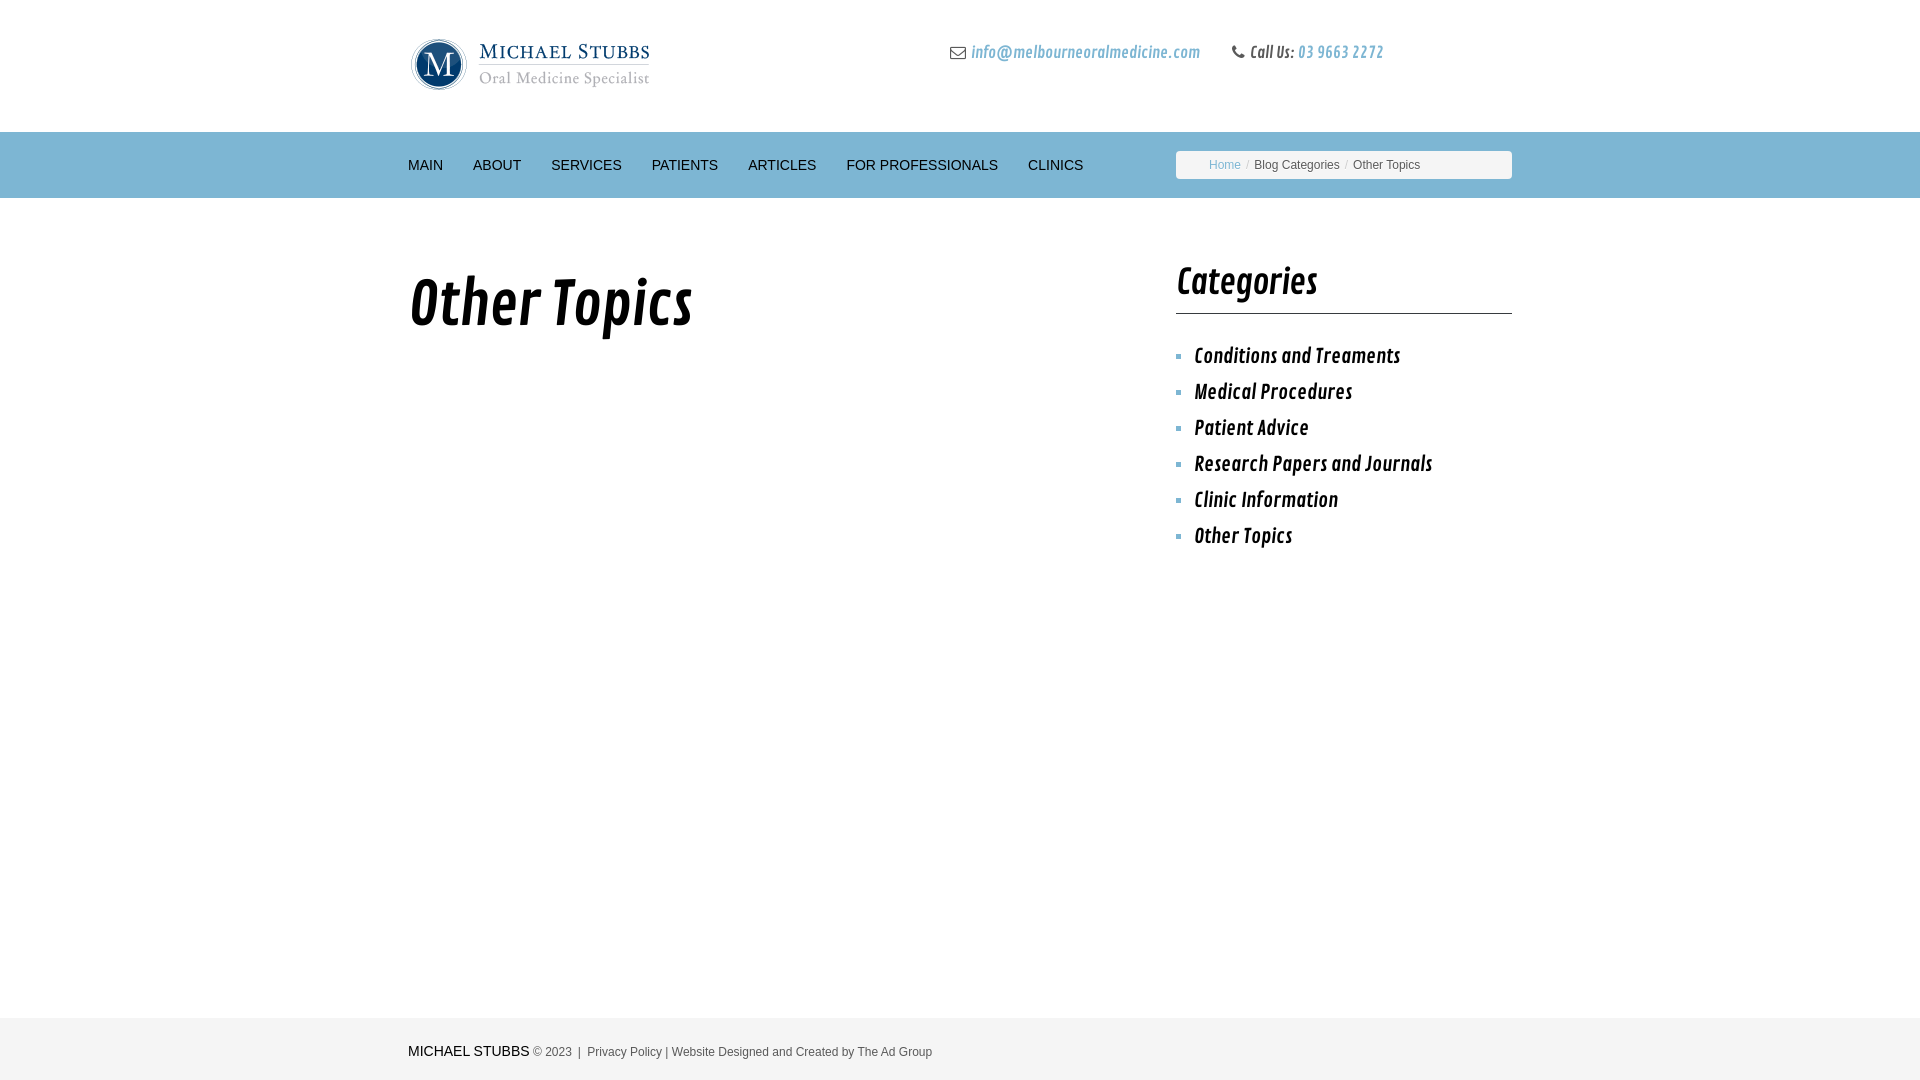 Image resolution: width=1920 pixels, height=1080 pixels. I want to click on 'ABOUT', so click(497, 164).